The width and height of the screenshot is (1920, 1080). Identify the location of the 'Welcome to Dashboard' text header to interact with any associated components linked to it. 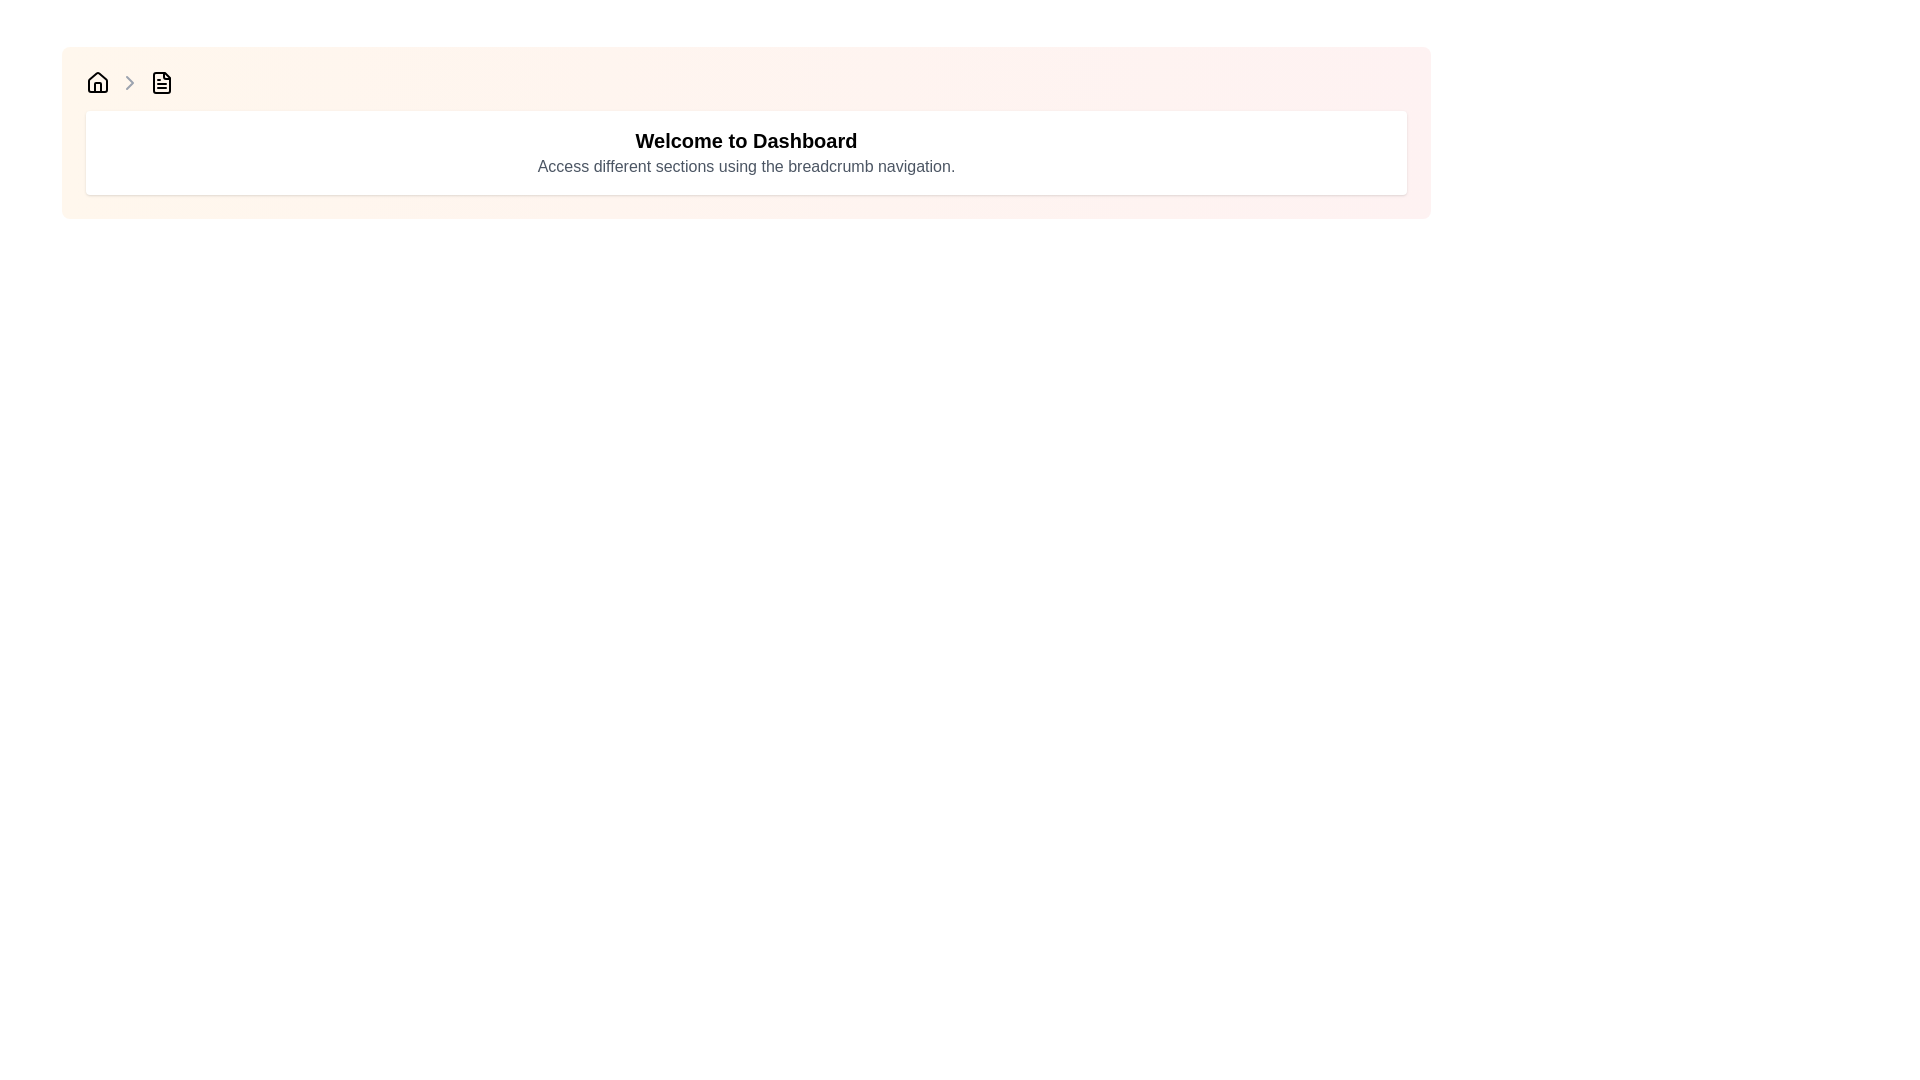
(745, 140).